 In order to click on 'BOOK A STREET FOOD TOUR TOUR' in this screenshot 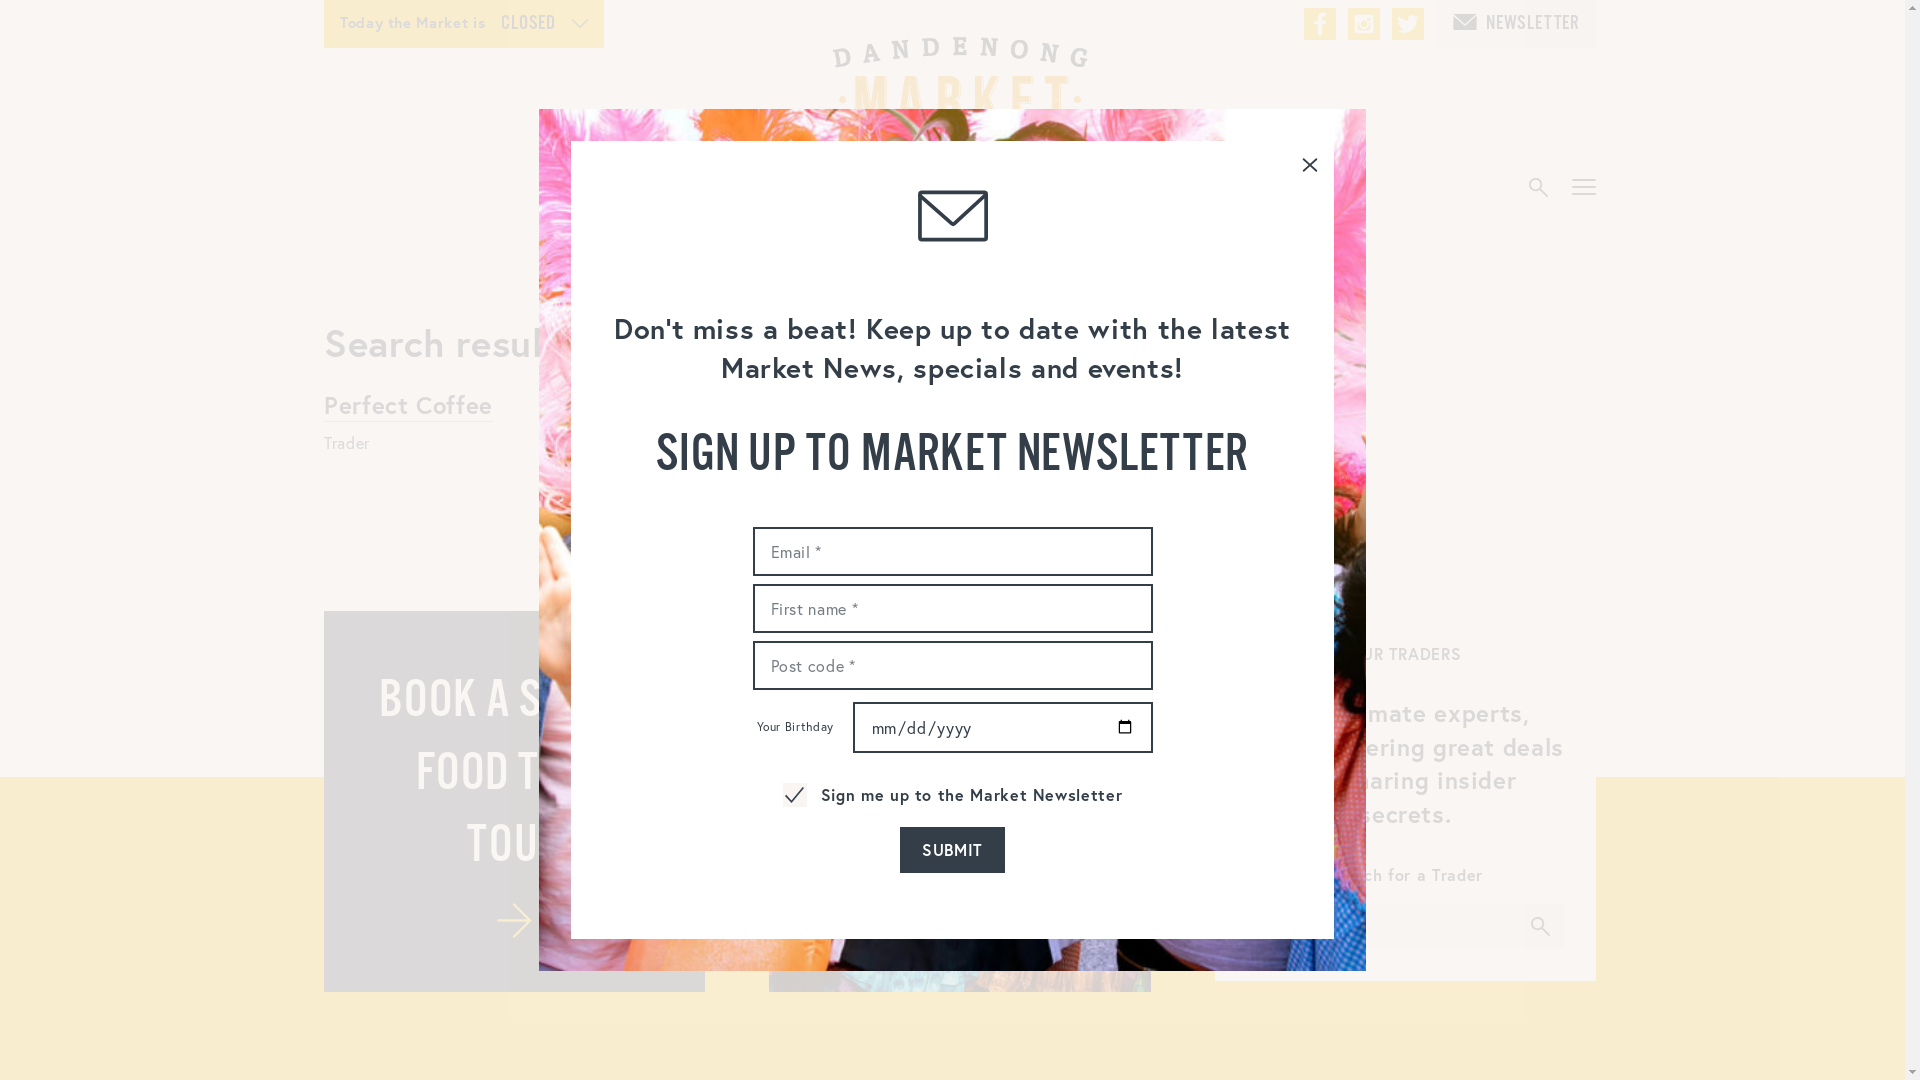, I will do `click(514, 800)`.